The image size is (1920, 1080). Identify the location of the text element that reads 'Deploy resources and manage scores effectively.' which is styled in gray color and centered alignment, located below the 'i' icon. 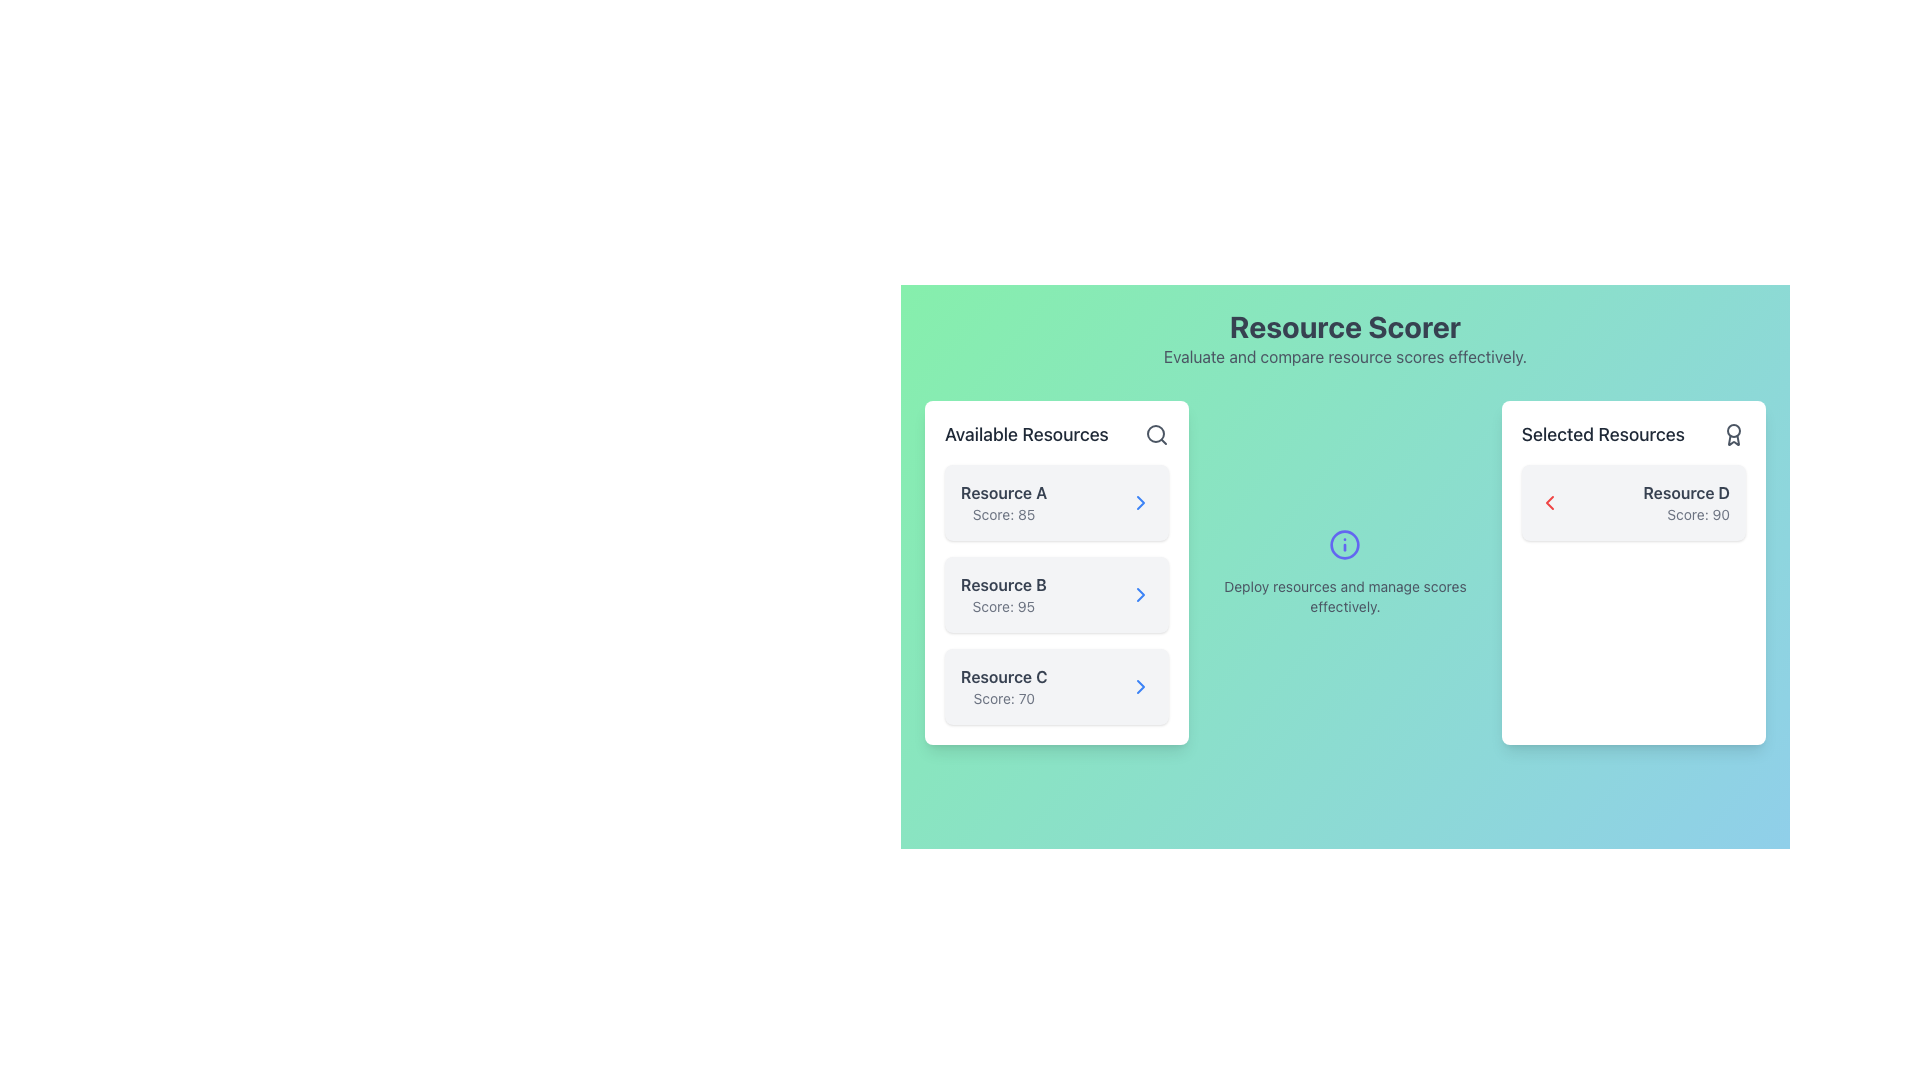
(1345, 596).